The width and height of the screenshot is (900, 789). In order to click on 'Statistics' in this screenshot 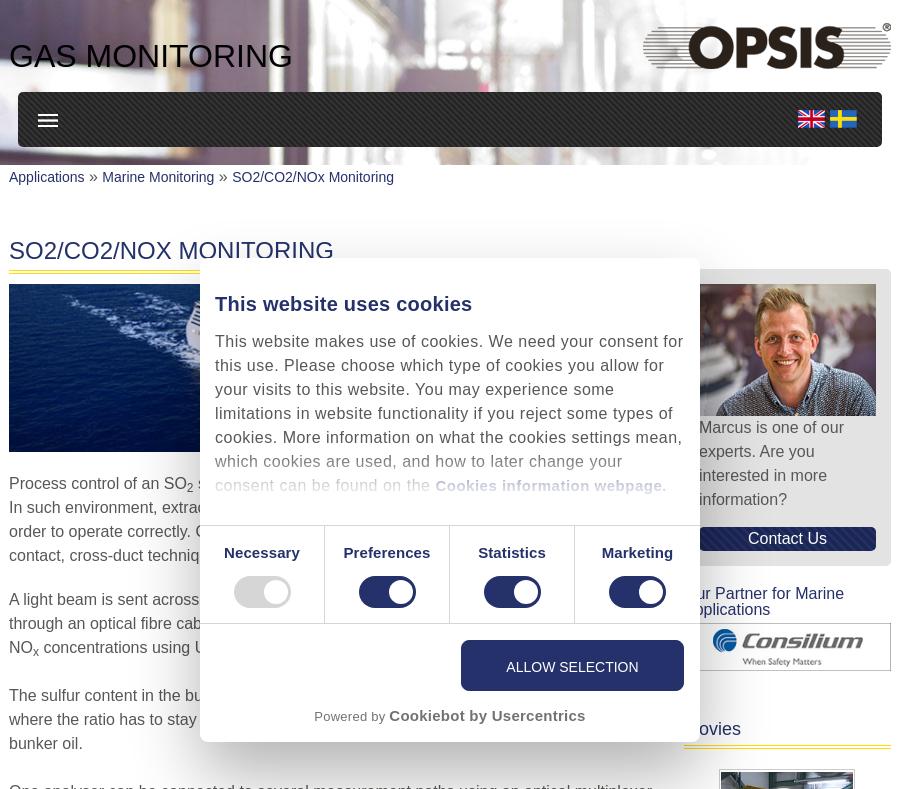, I will do `click(510, 550)`.